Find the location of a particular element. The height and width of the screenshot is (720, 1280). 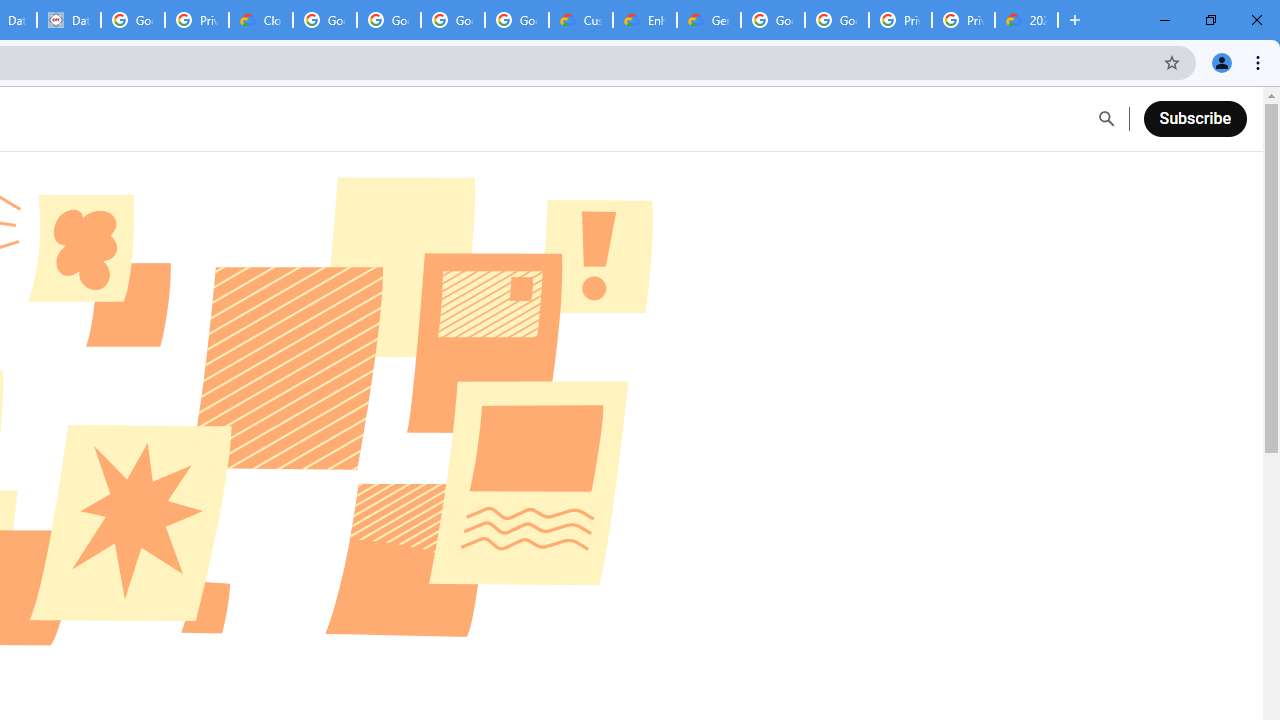

'Open Search' is located at coordinates (1105, 119).